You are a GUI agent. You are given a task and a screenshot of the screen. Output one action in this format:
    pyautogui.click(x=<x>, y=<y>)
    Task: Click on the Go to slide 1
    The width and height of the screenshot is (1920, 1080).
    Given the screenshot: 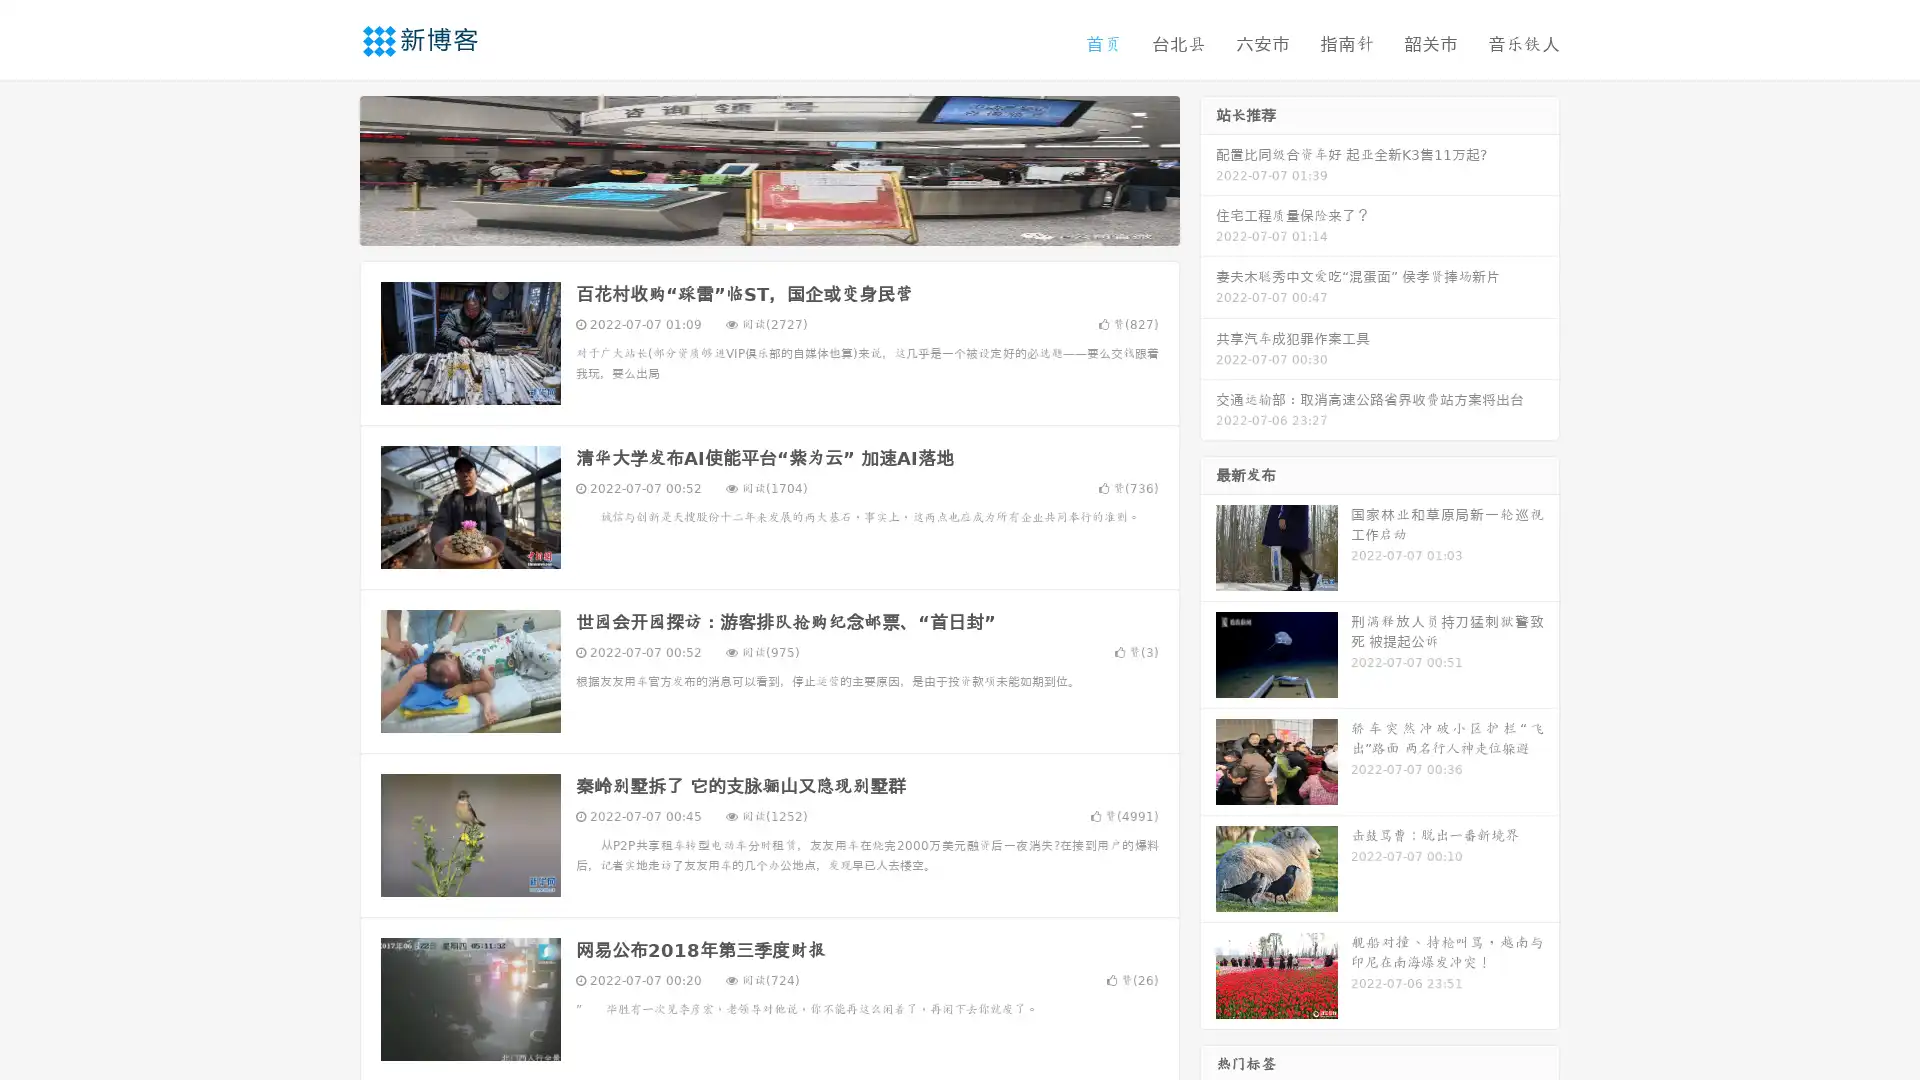 What is the action you would take?
    pyautogui.click(x=748, y=225)
    